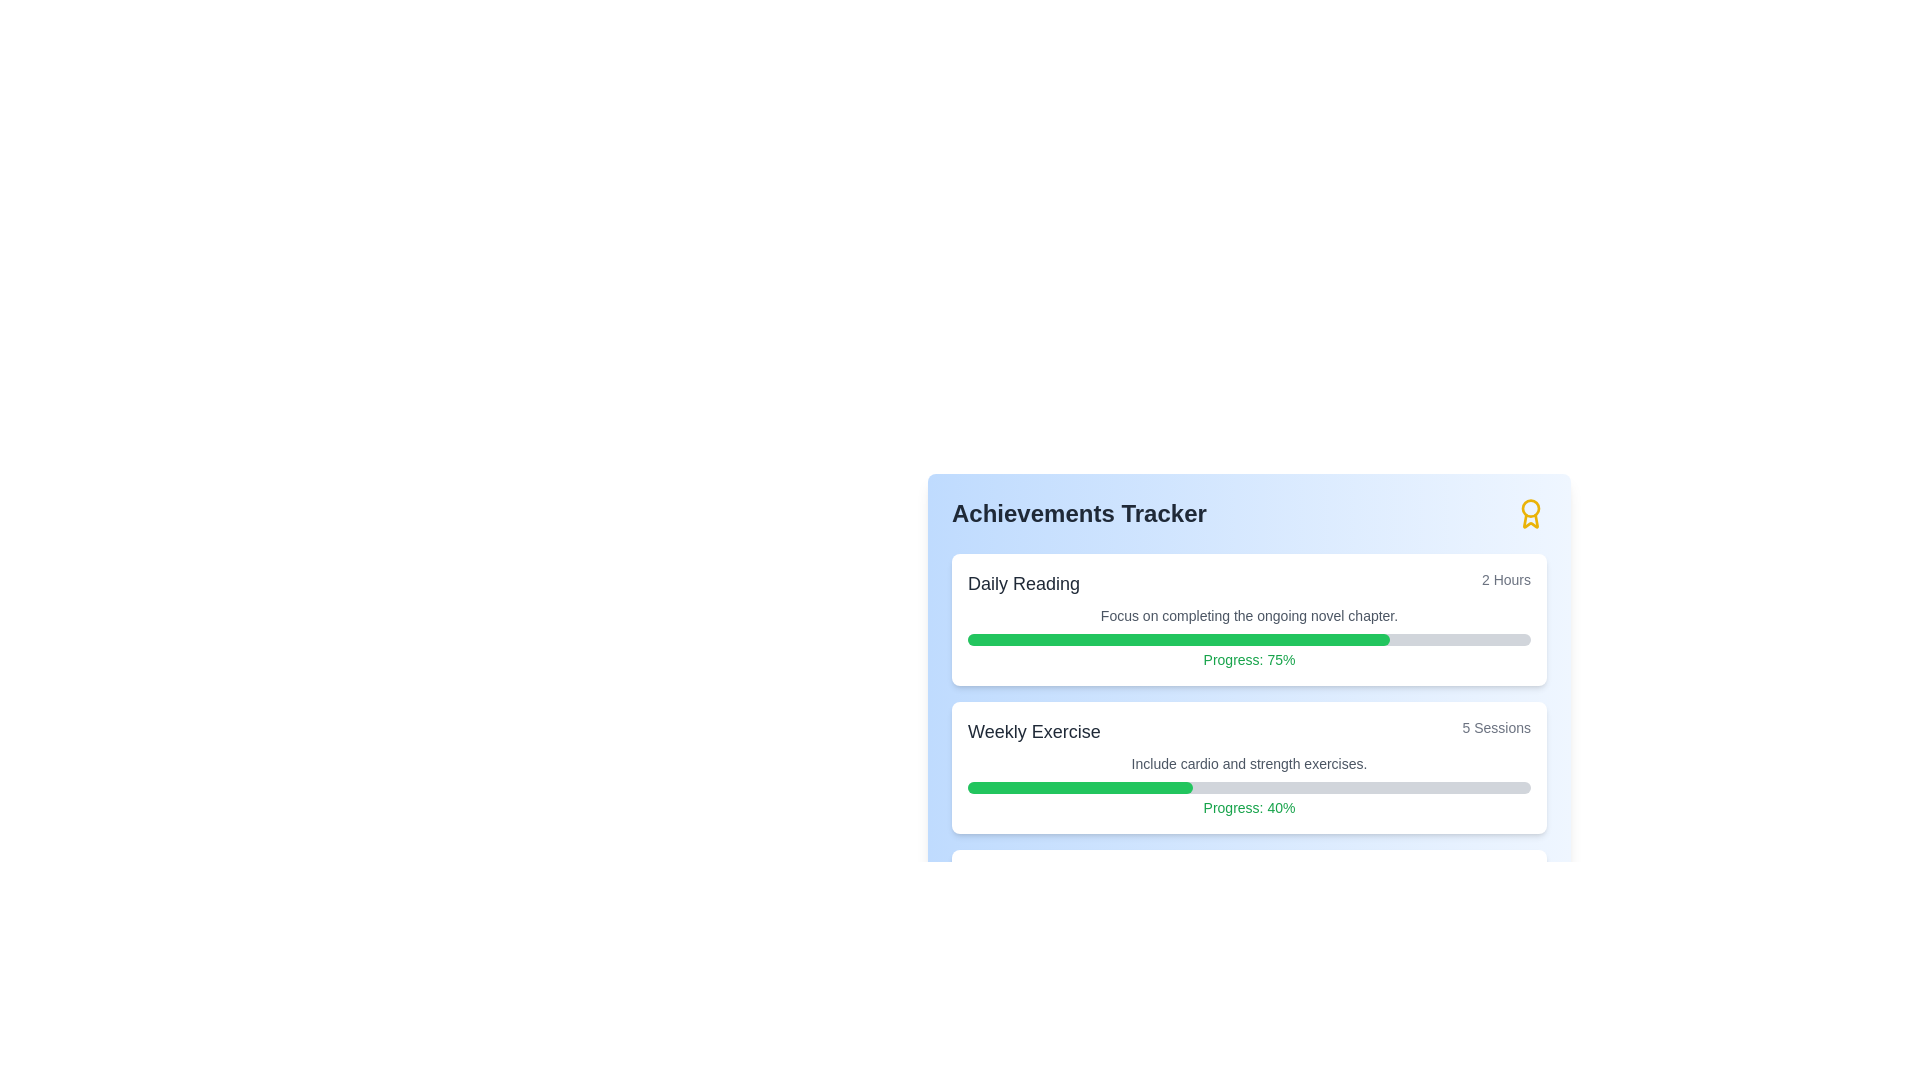 The width and height of the screenshot is (1920, 1080). What do you see at coordinates (1496, 732) in the screenshot?
I see `the static text element displaying '5 Sessions' located to the right of the 'Weekly Exercise' section in the 'Achievements Tracker' panel` at bounding box center [1496, 732].